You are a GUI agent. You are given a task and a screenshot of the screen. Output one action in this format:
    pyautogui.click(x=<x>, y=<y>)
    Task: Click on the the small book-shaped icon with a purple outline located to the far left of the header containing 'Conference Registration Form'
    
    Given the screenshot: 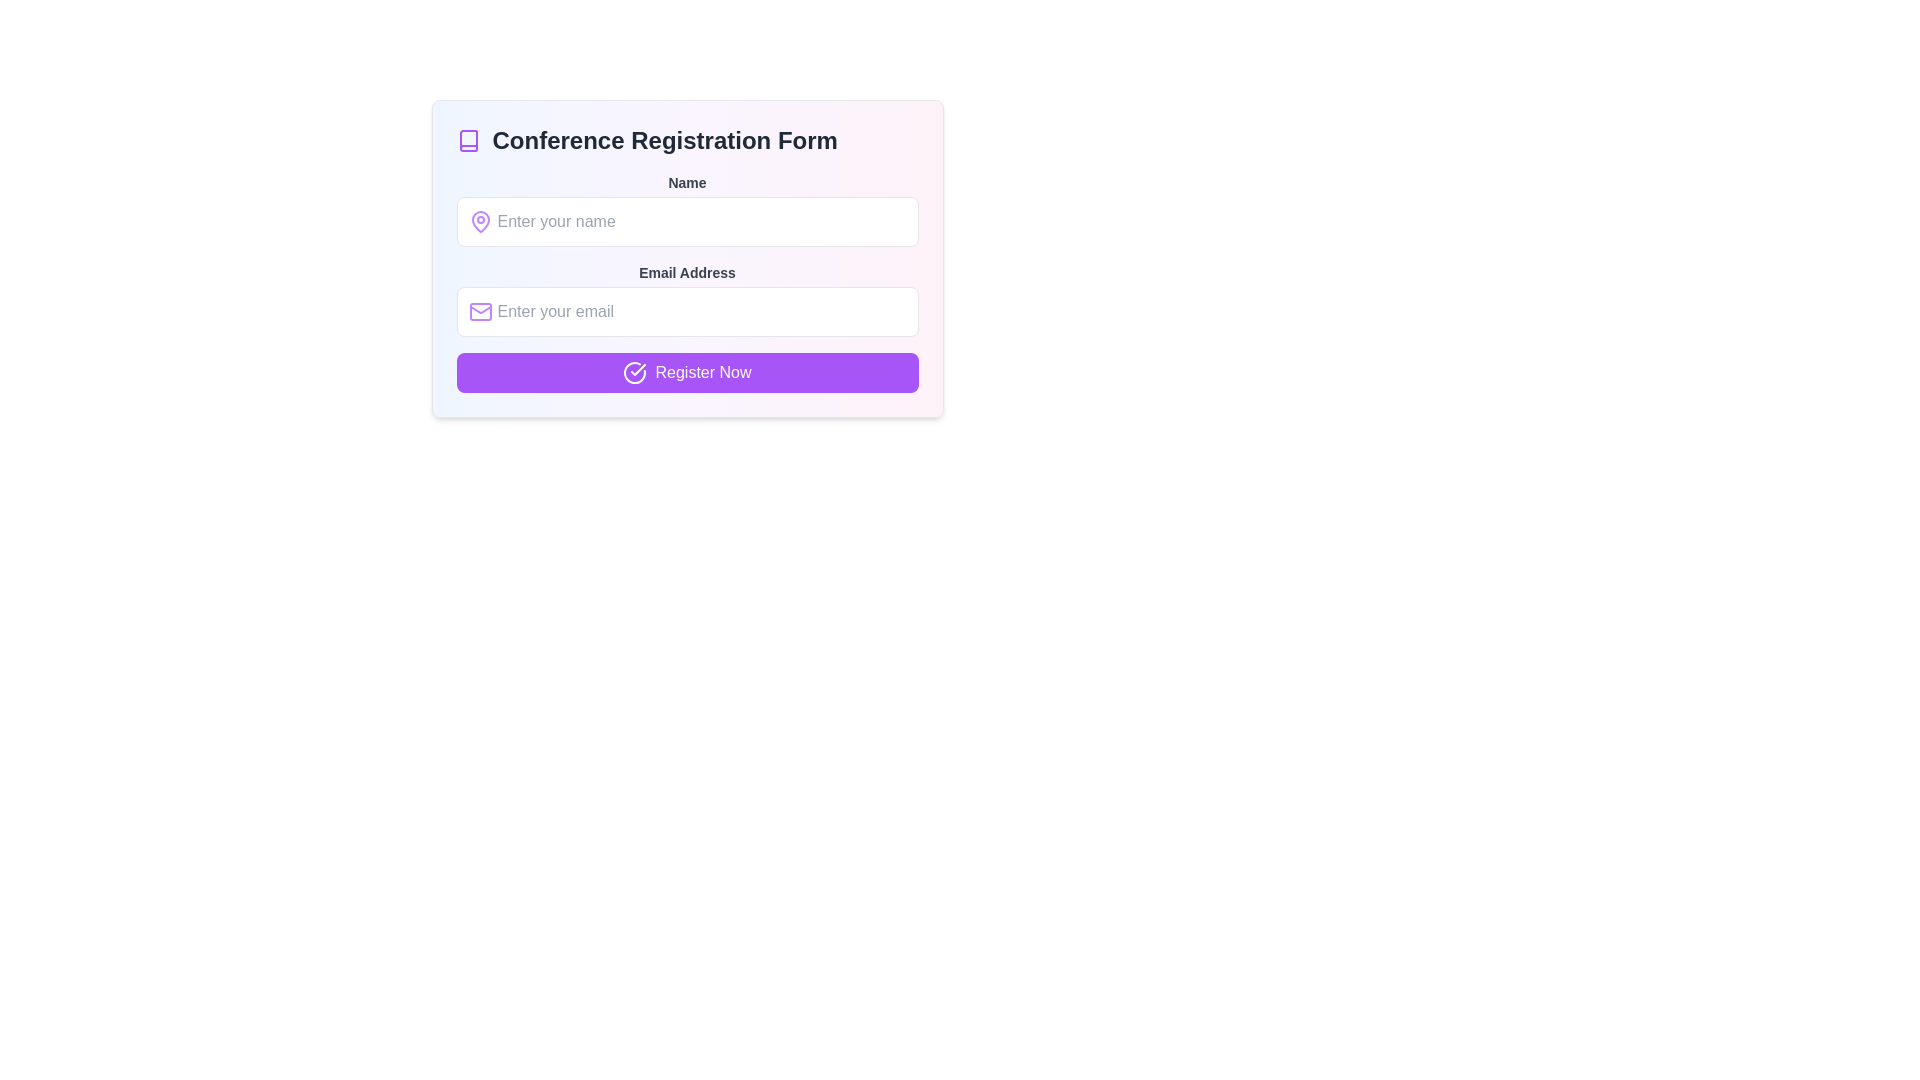 What is the action you would take?
    pyautogui.click(x=467, y=140)
    